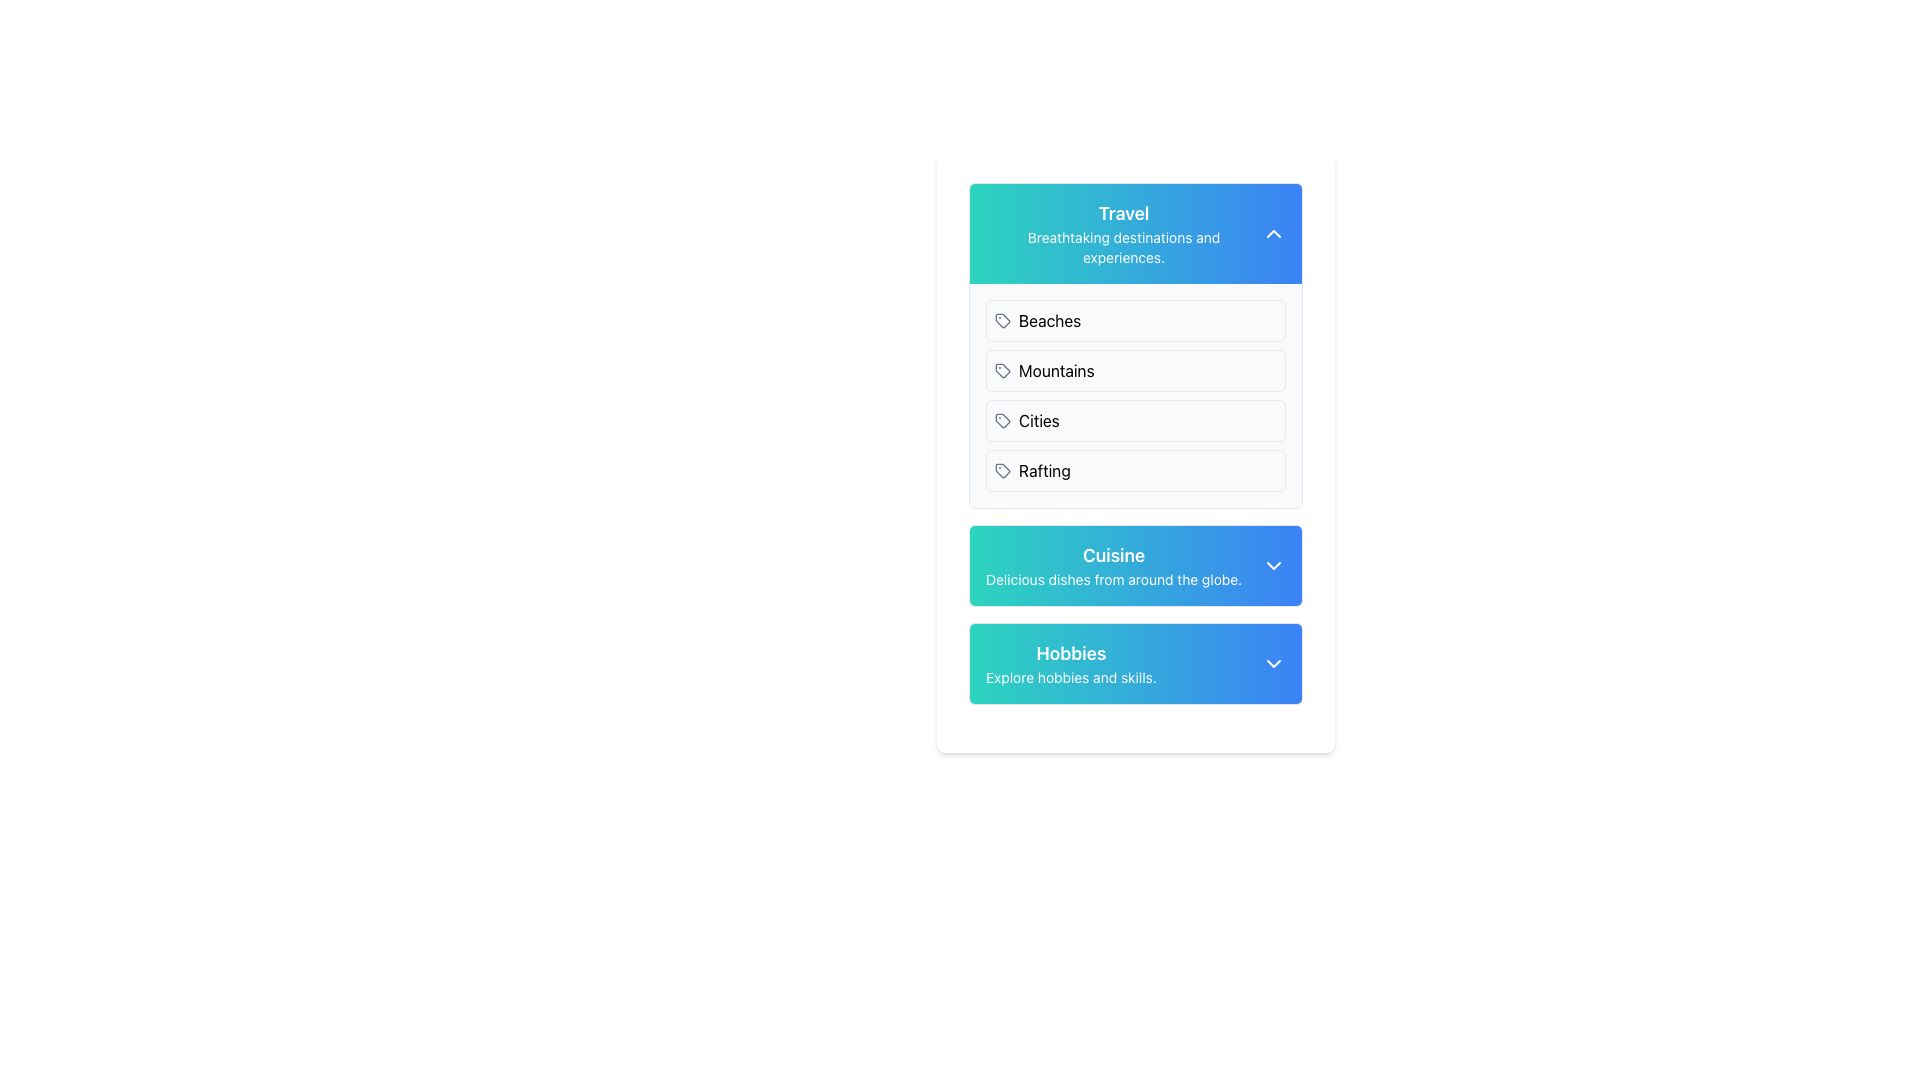  Describe the element at coordinates (1112, 555) in the screenshot. I see `text label displaying 'Cuisine' which is bold and white on a gradient background, located above 'Hobbies' and below 'Travel' in the category section` at that location.